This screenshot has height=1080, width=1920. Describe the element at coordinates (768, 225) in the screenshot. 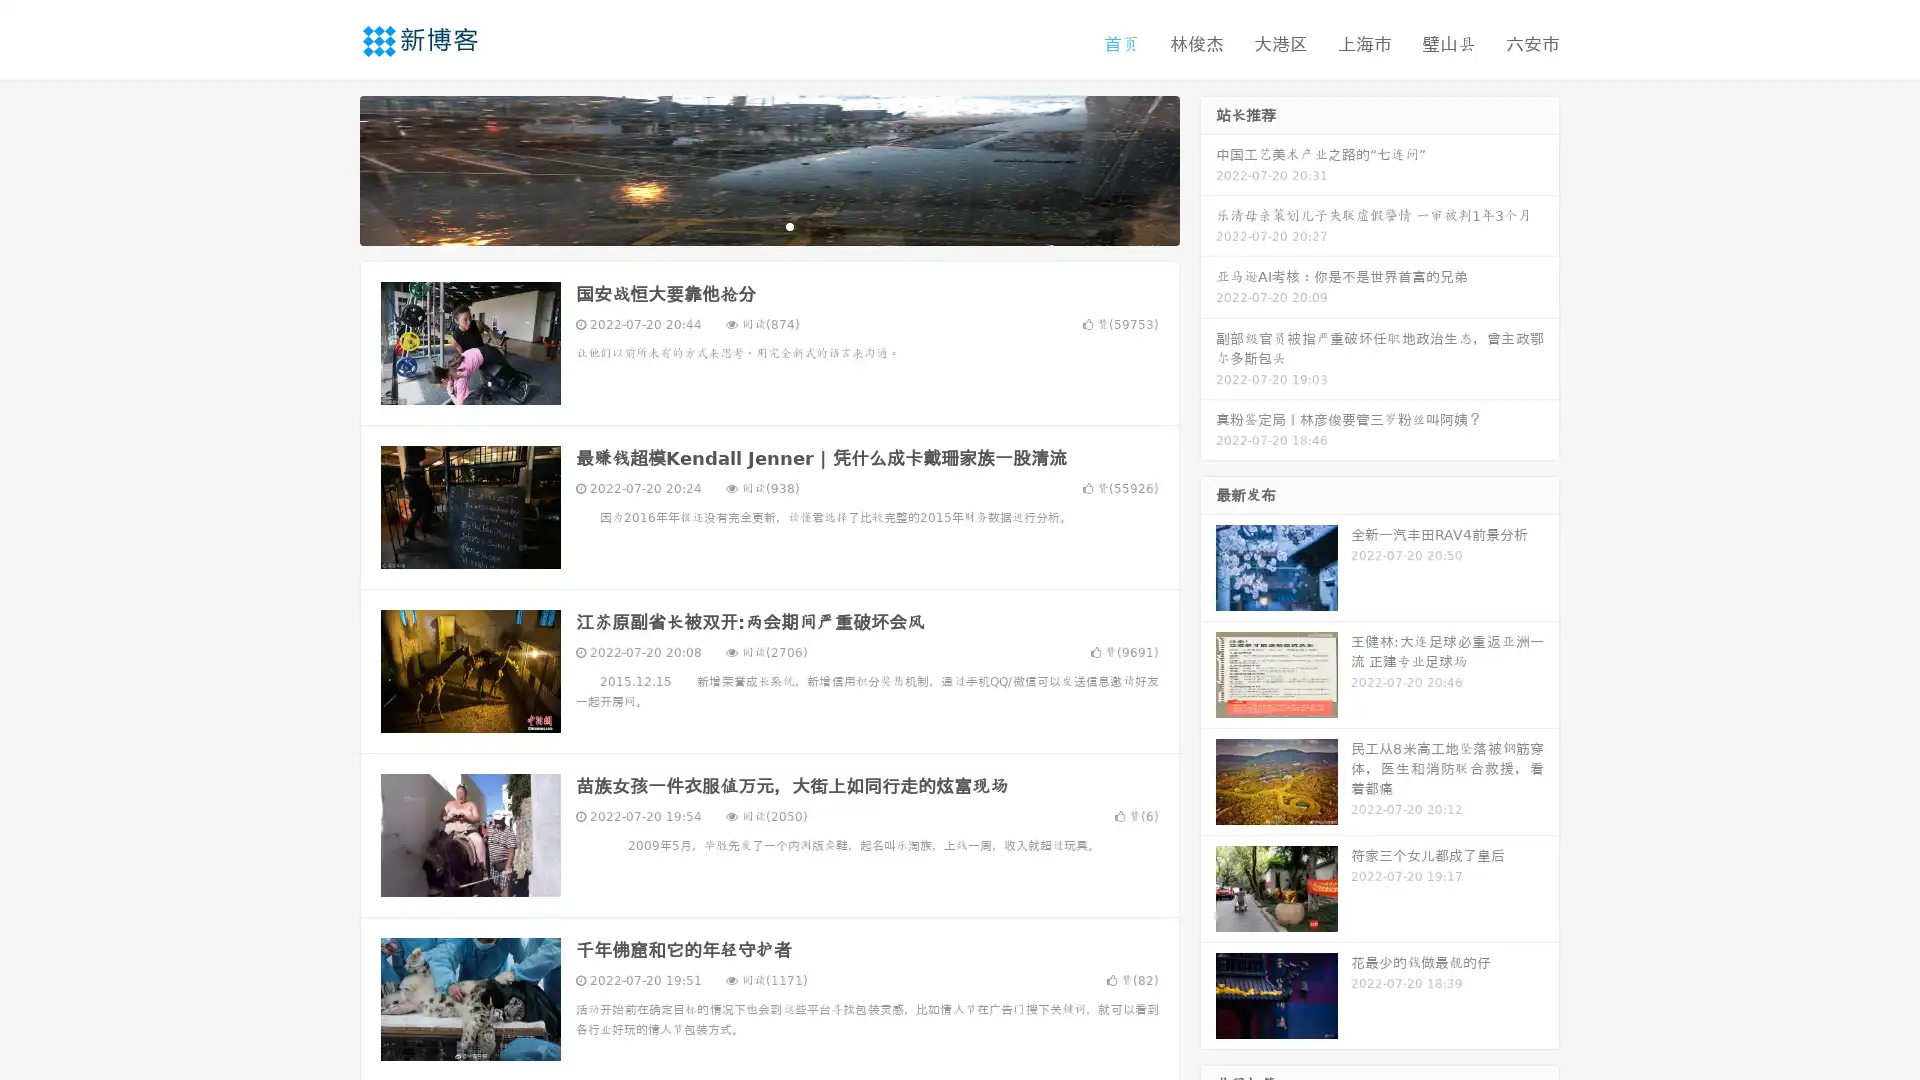

I see `Go to slide 2` at that location.